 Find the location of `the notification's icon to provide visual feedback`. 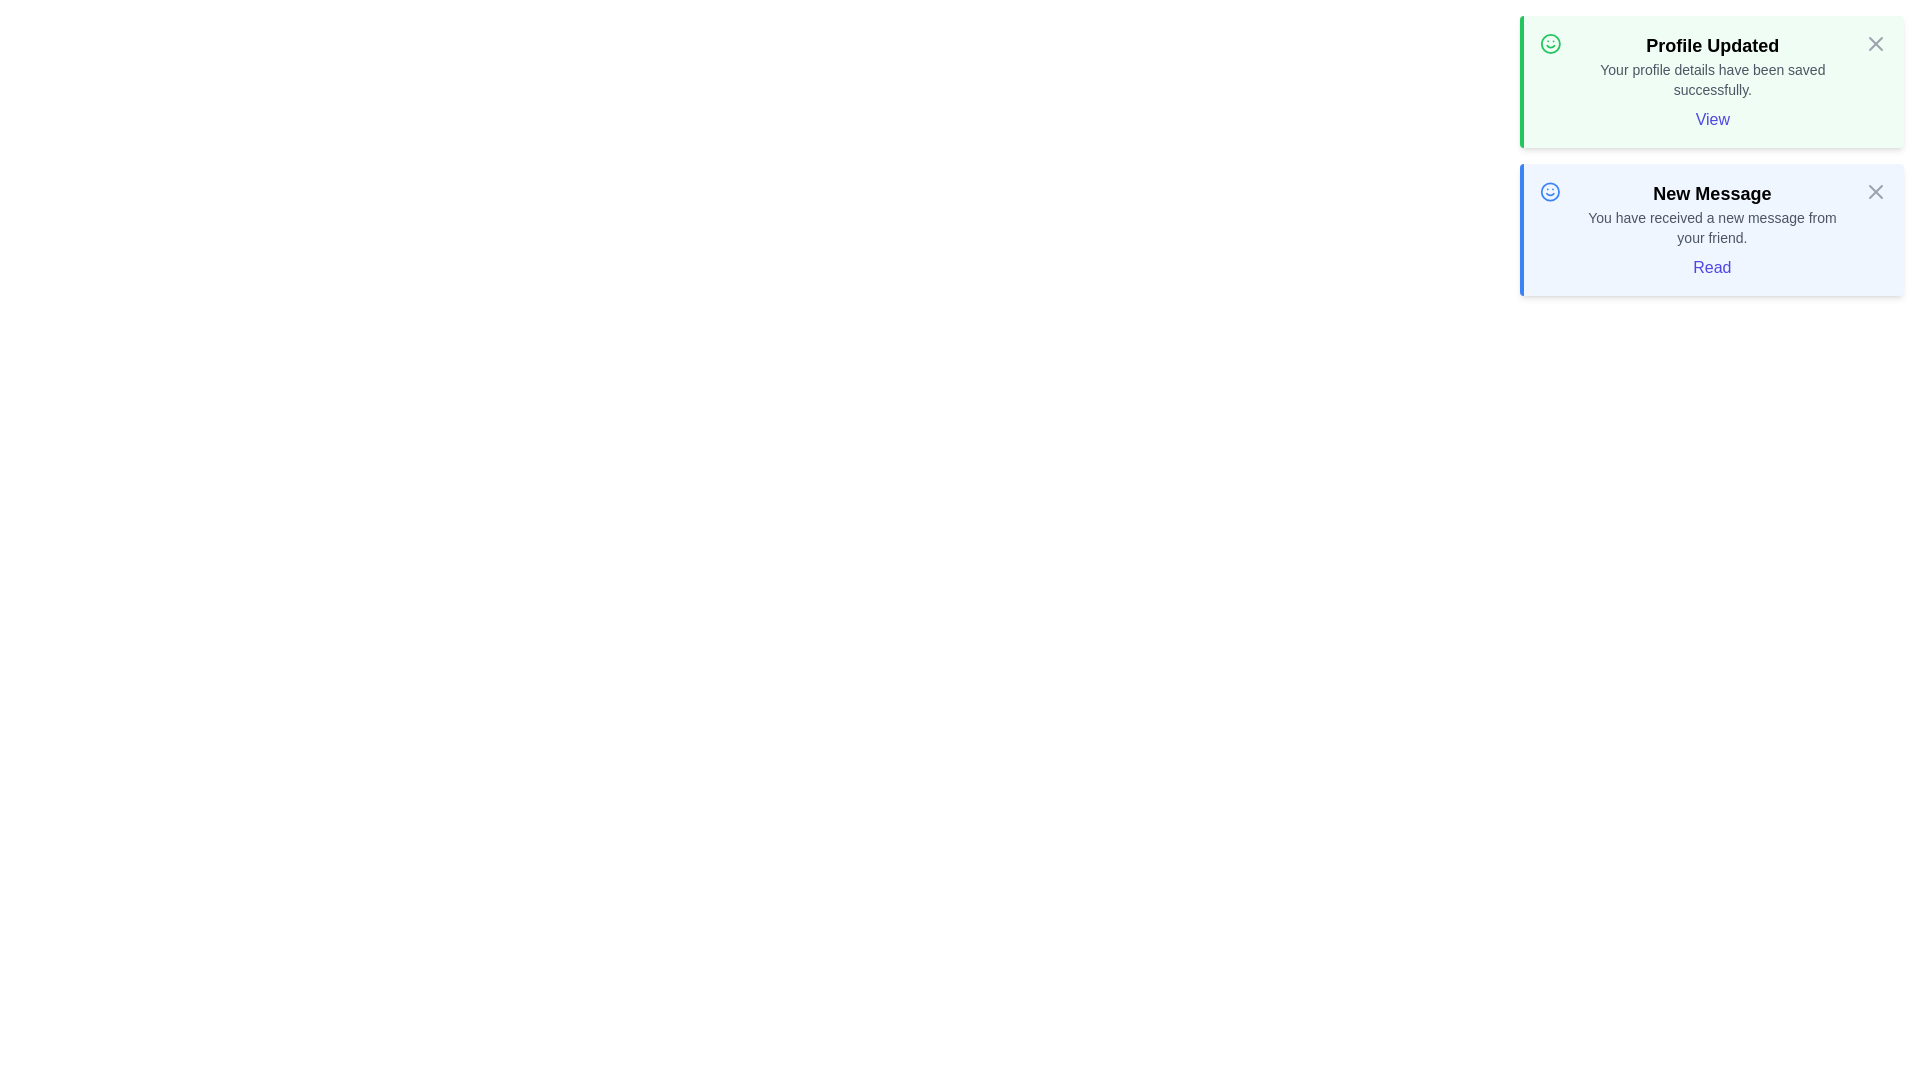

the notification's icon to provide visual feedback is located at coordinates (1549, 43).